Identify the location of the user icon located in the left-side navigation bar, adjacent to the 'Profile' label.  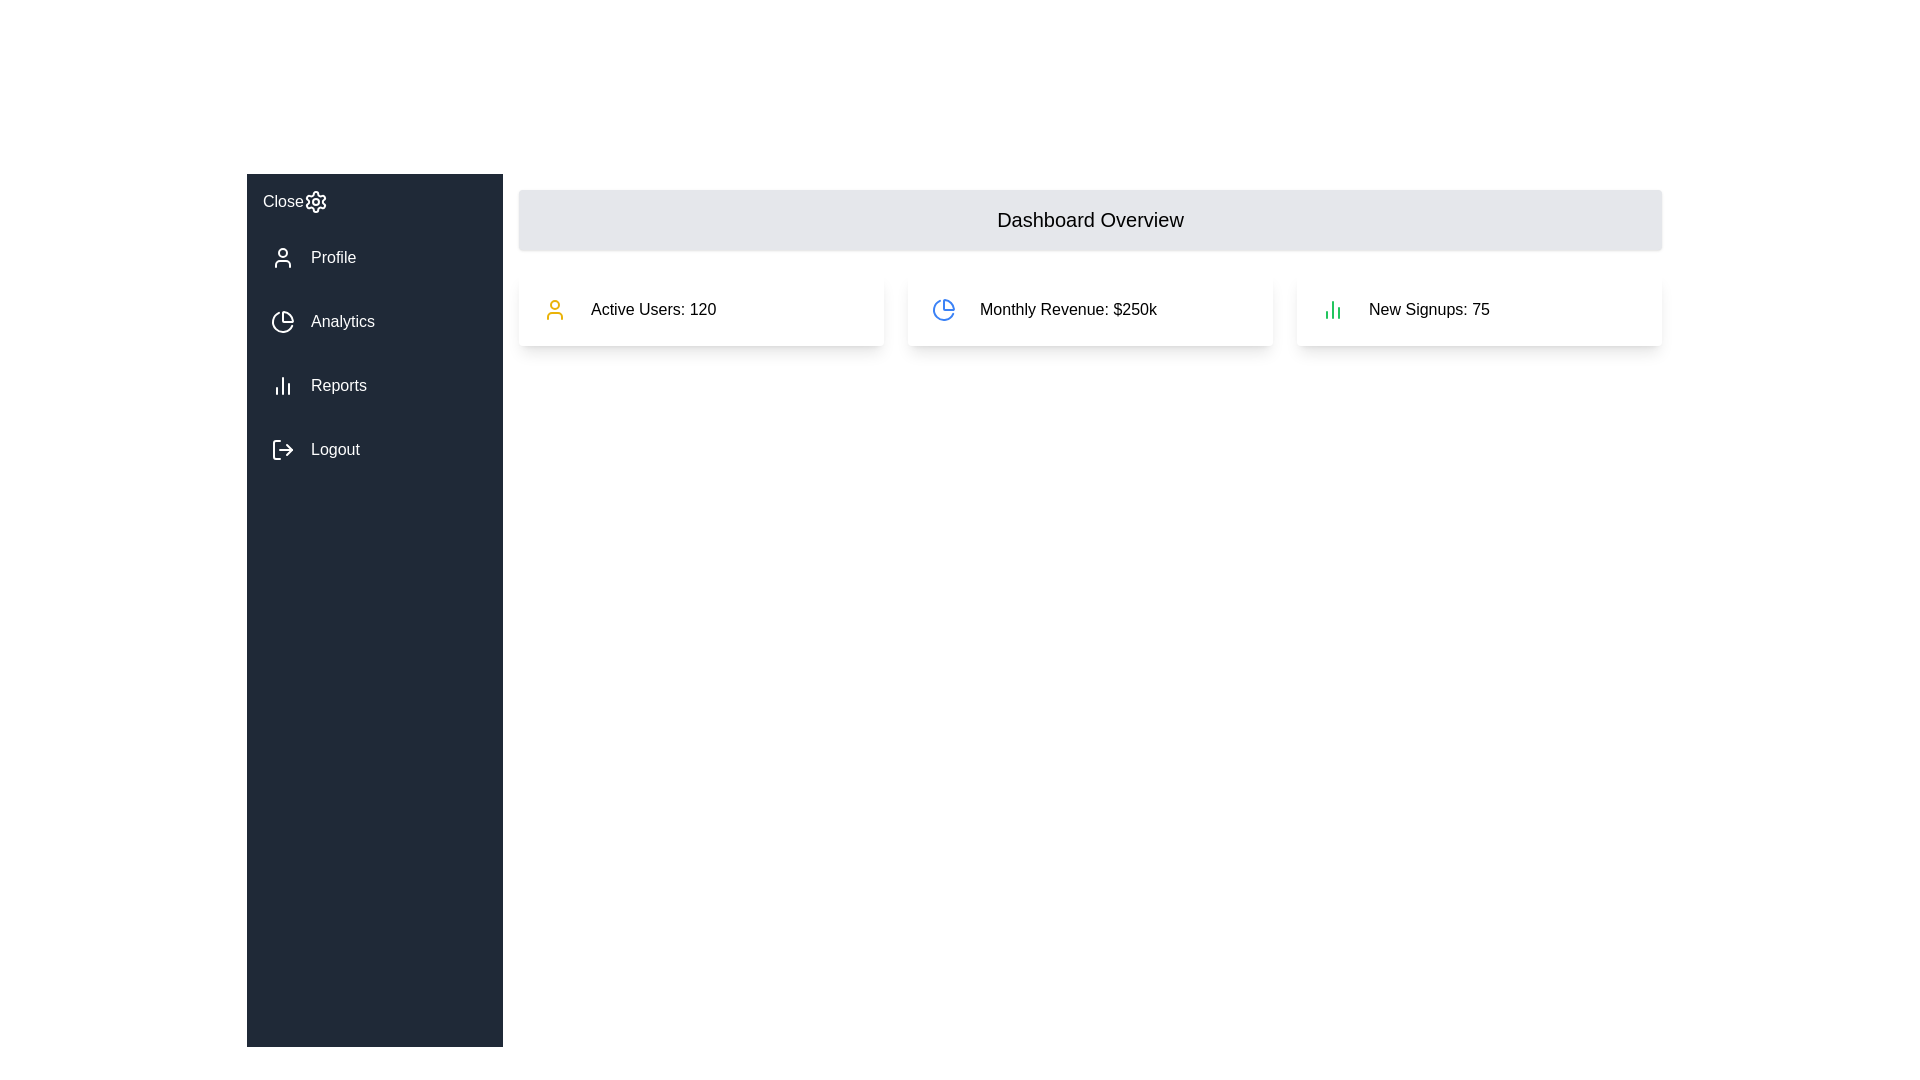
(282, 257).